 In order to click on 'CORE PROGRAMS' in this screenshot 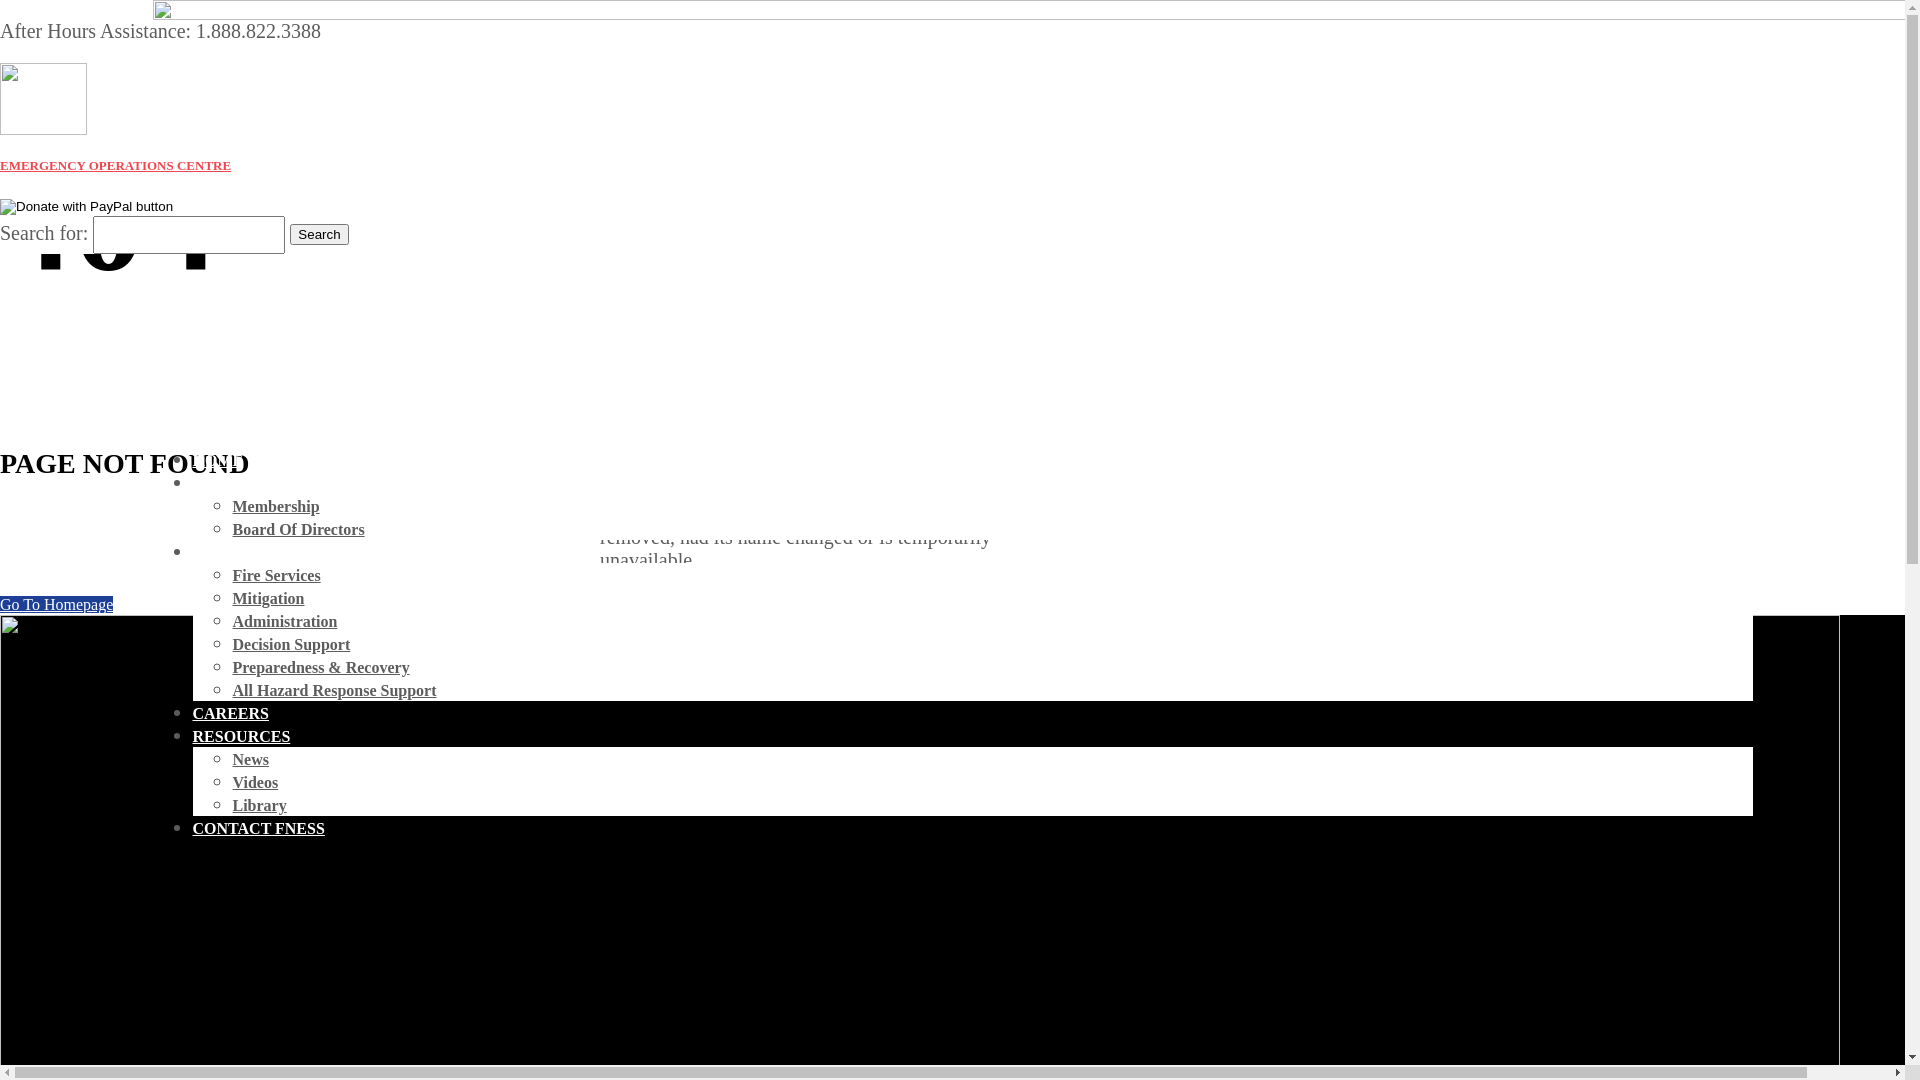, I will do `click(192, 552)`.